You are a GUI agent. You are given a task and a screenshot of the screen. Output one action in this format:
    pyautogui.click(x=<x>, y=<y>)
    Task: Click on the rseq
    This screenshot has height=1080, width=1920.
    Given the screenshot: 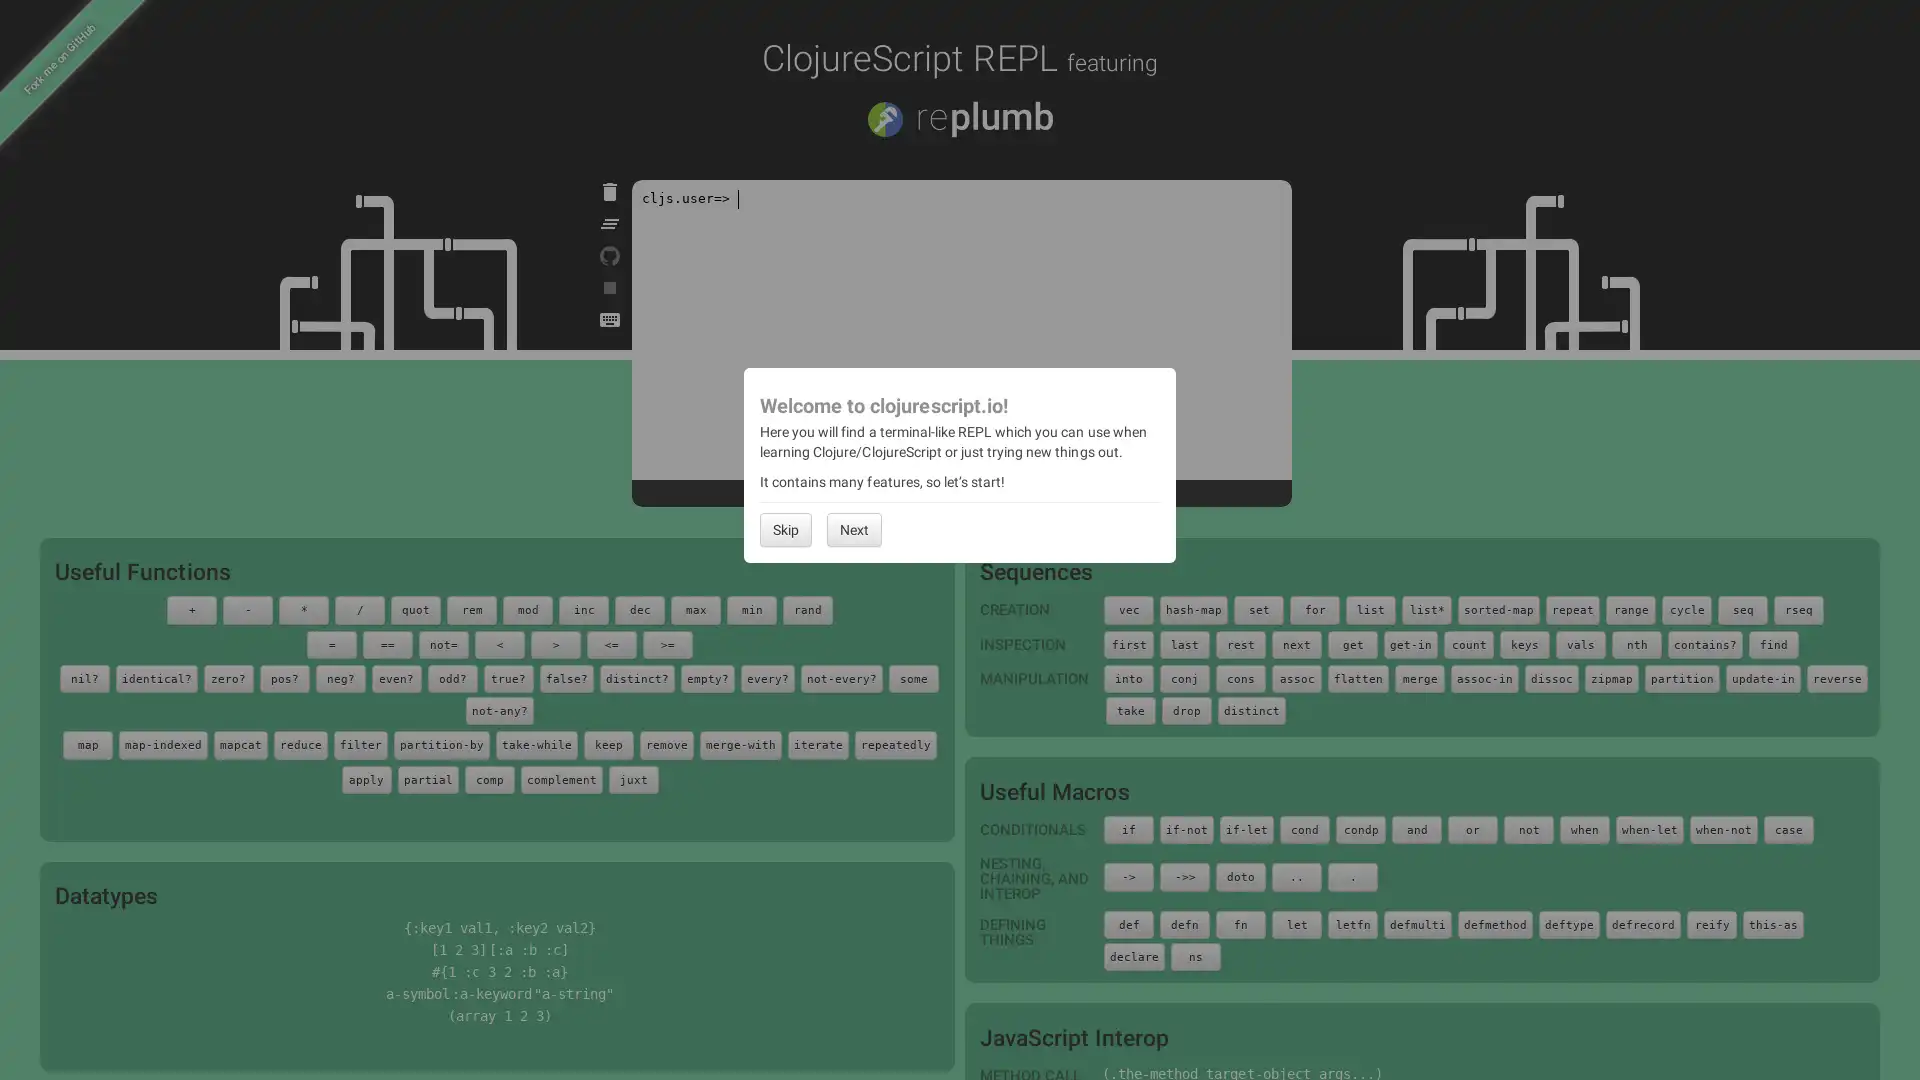 What is the action you would take?
    pyautogui.click(x=1799, y=608)
    